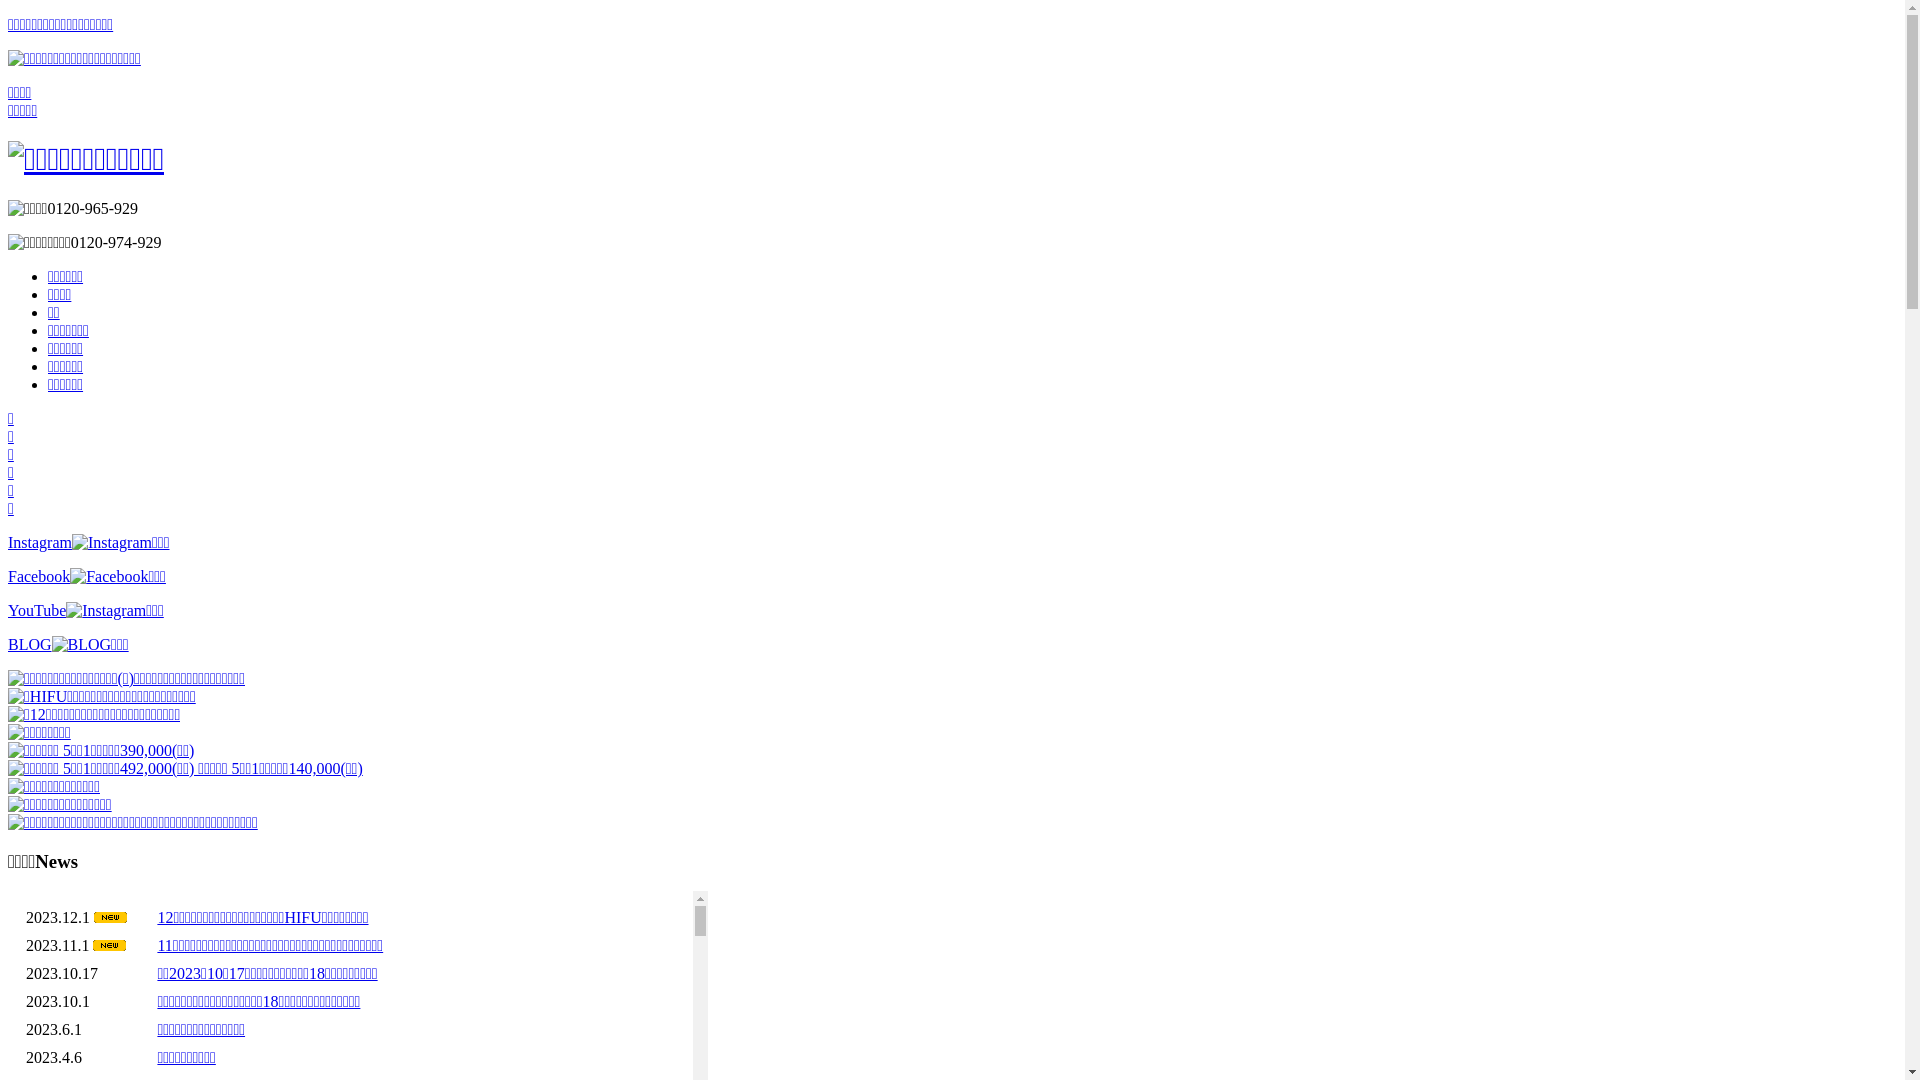 The width and height of the screenshot is (1920, 1080). What do you see at coordinates (88, 542) in the screenshot?
I see `'Instagram'` at bounding box center [88, 542].